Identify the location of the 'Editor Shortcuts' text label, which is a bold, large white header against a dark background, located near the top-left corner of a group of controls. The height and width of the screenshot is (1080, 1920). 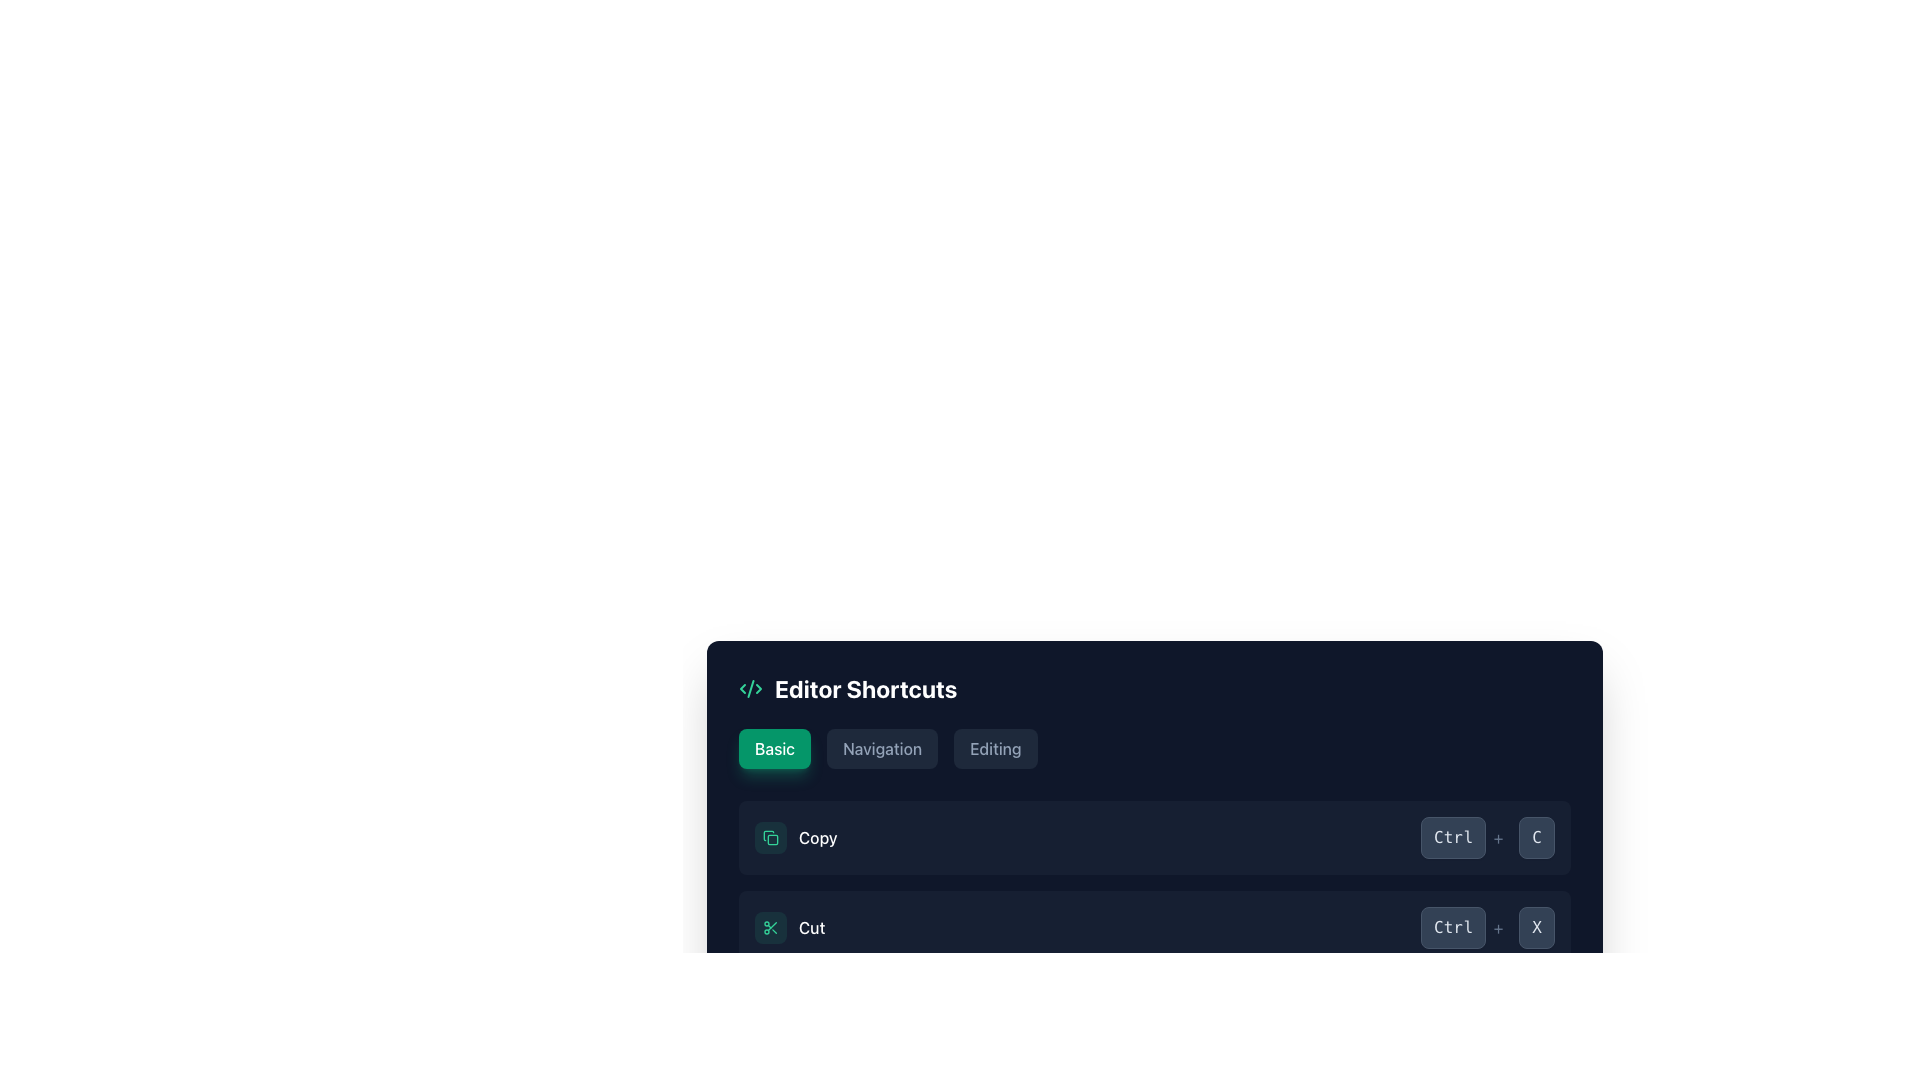
(866, 688).